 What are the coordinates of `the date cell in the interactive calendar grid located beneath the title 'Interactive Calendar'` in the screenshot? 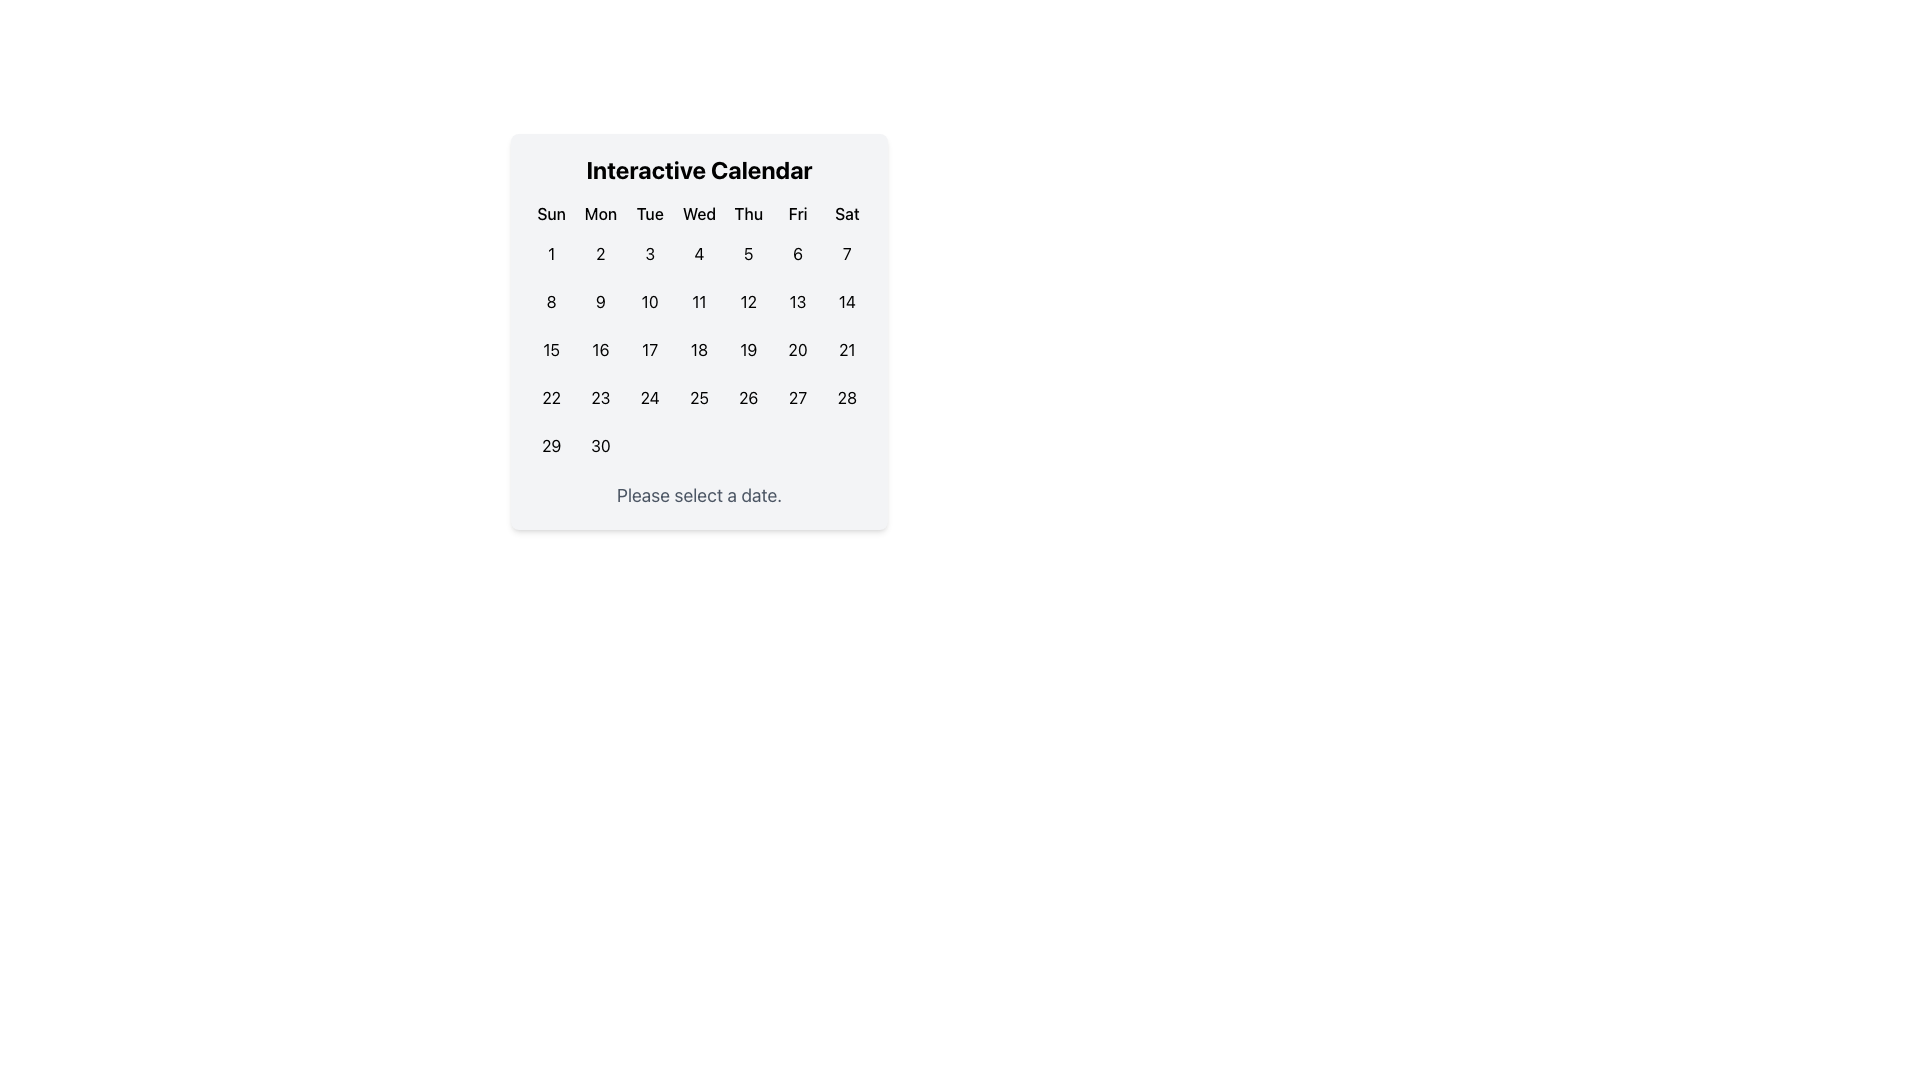 It's located at (699, 333).